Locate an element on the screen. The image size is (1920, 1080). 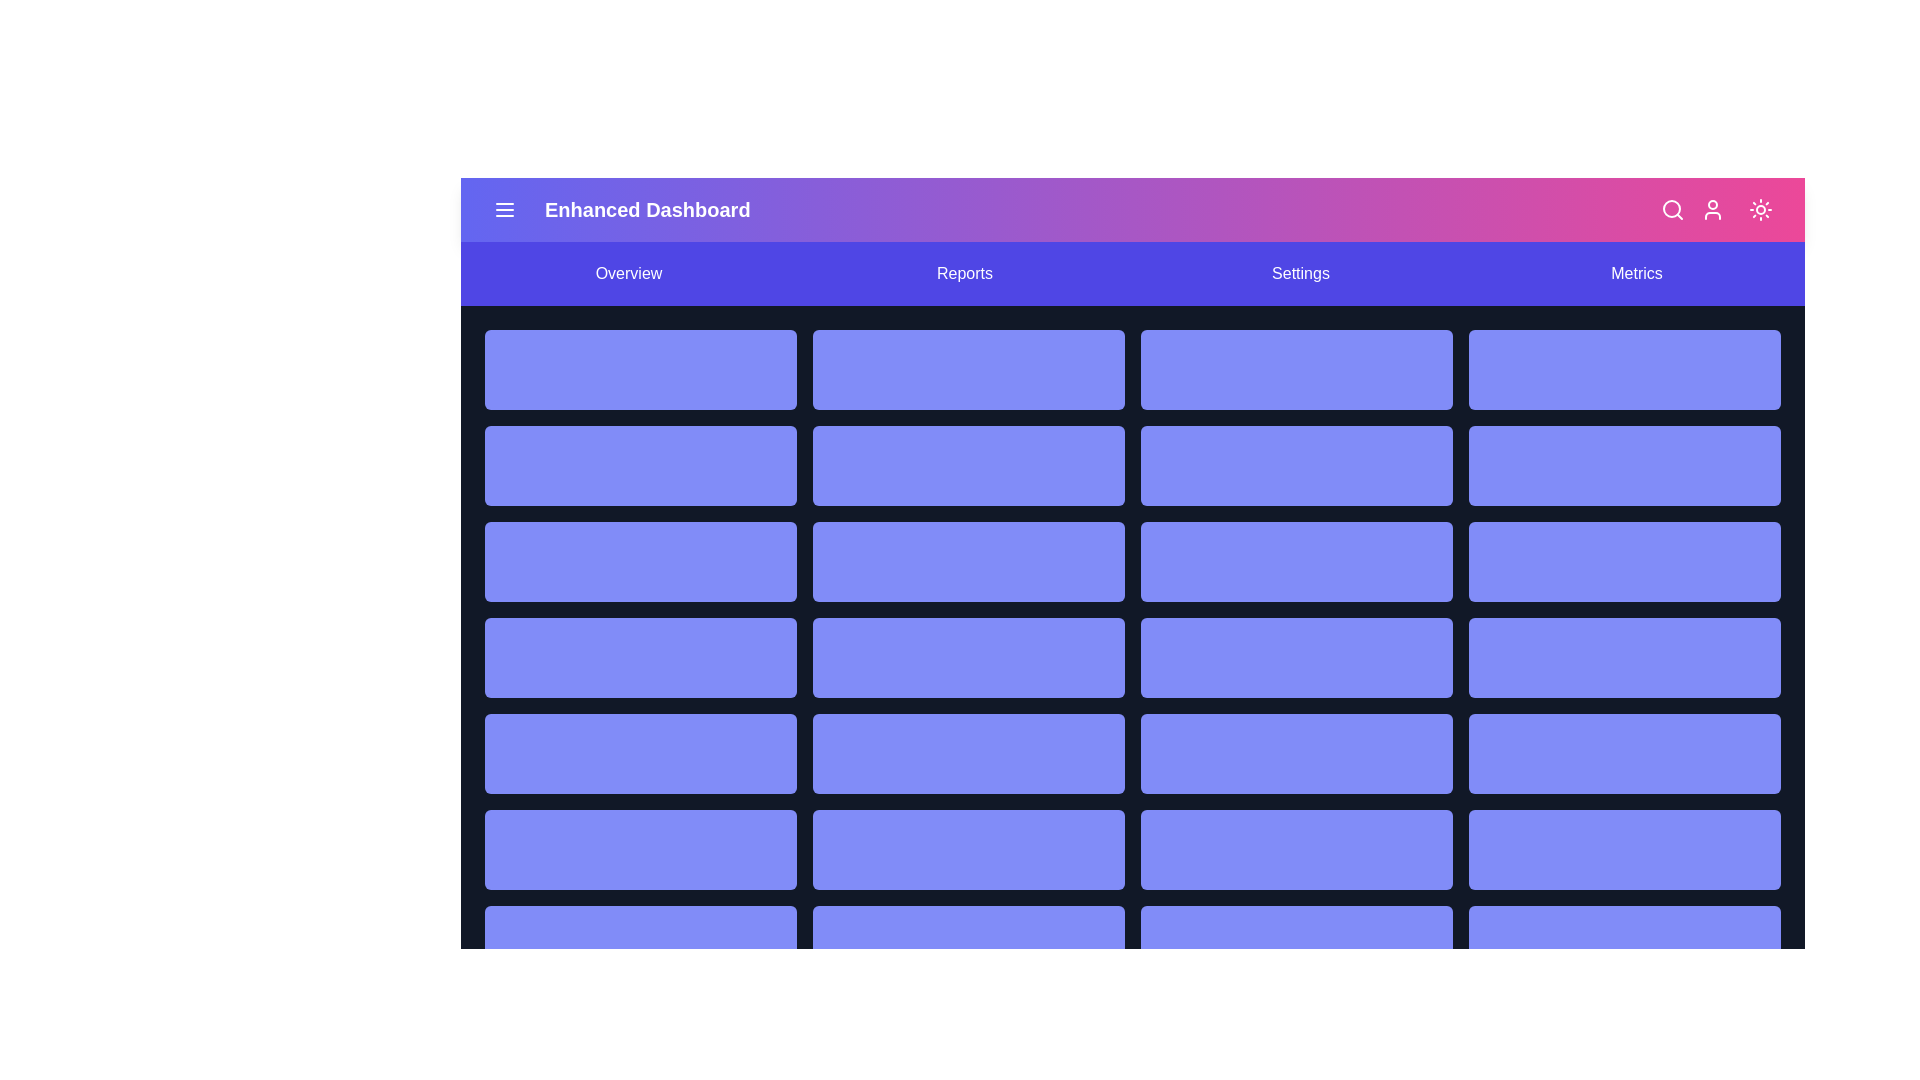
the menu icon to toggle the menu visibility is located at coordinates (504, 209).